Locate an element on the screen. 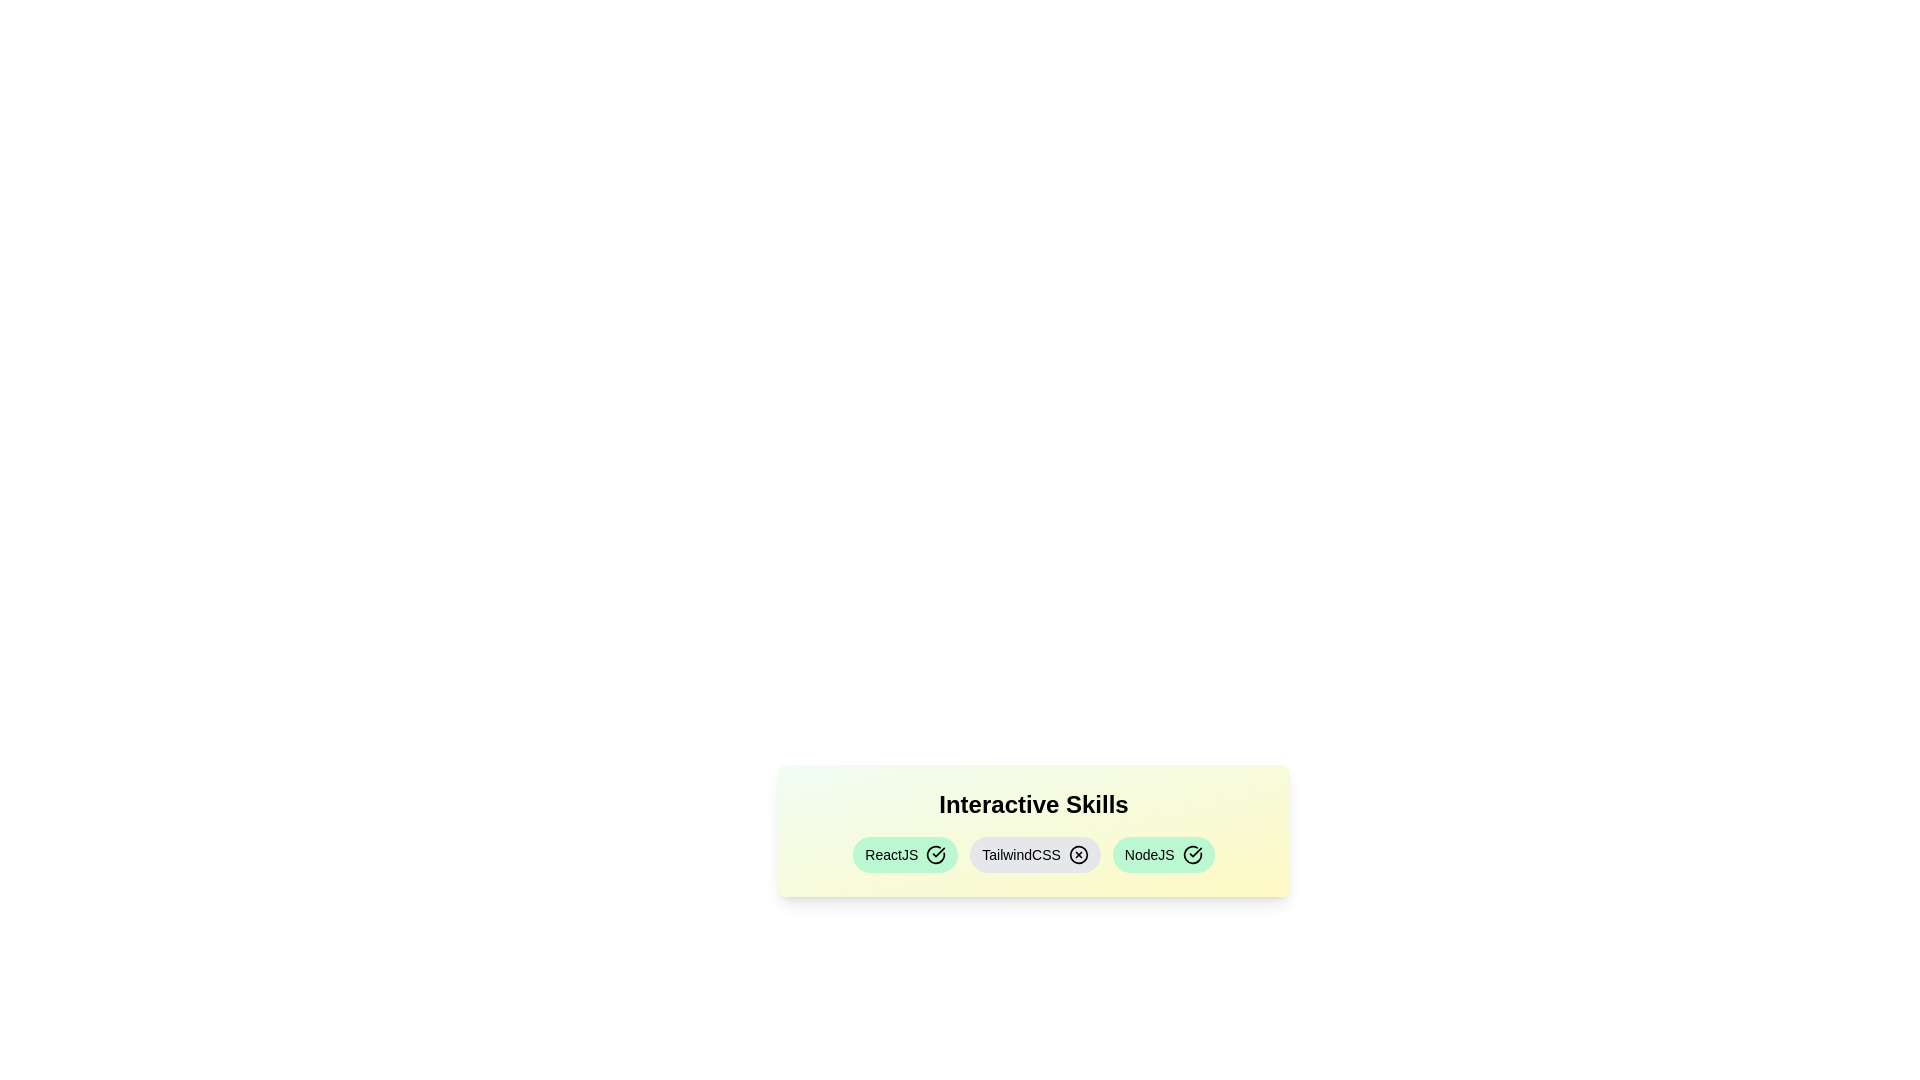 Image resolution: width=1920 pixels, height=1080 pixels. the chip labeled TailwindCSS is located at coordinates (1035, 855).